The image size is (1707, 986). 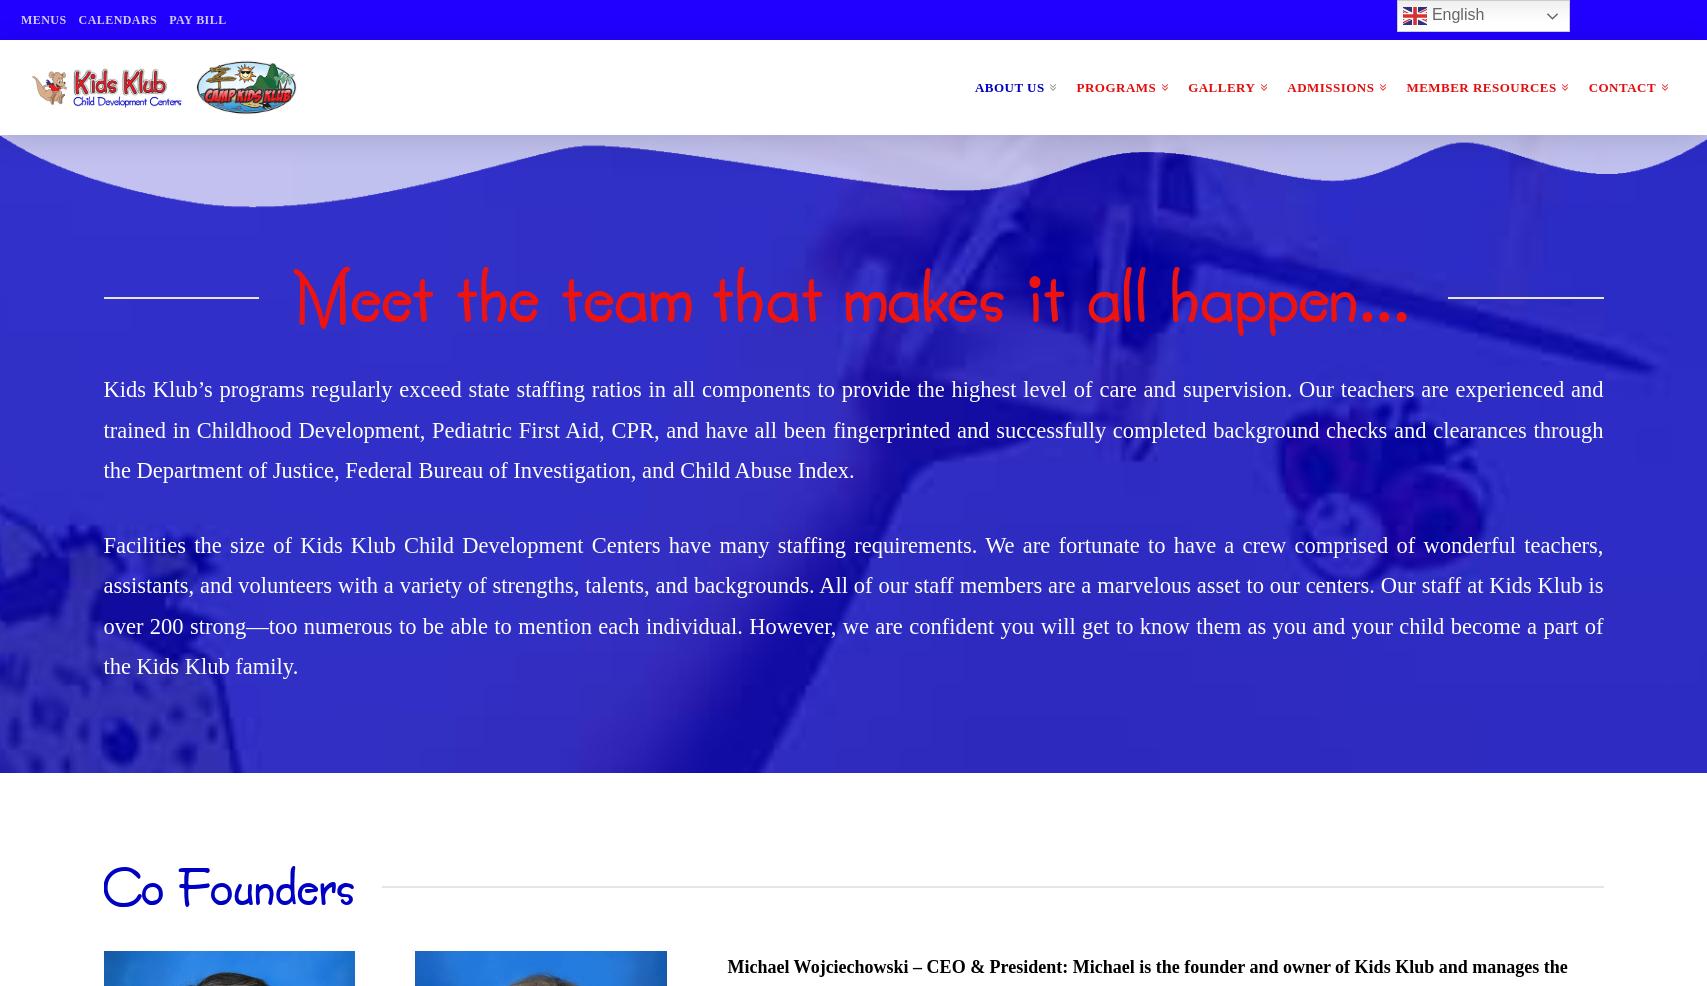 I want to click on 'Our Locations', so click(x=1046, y=262).